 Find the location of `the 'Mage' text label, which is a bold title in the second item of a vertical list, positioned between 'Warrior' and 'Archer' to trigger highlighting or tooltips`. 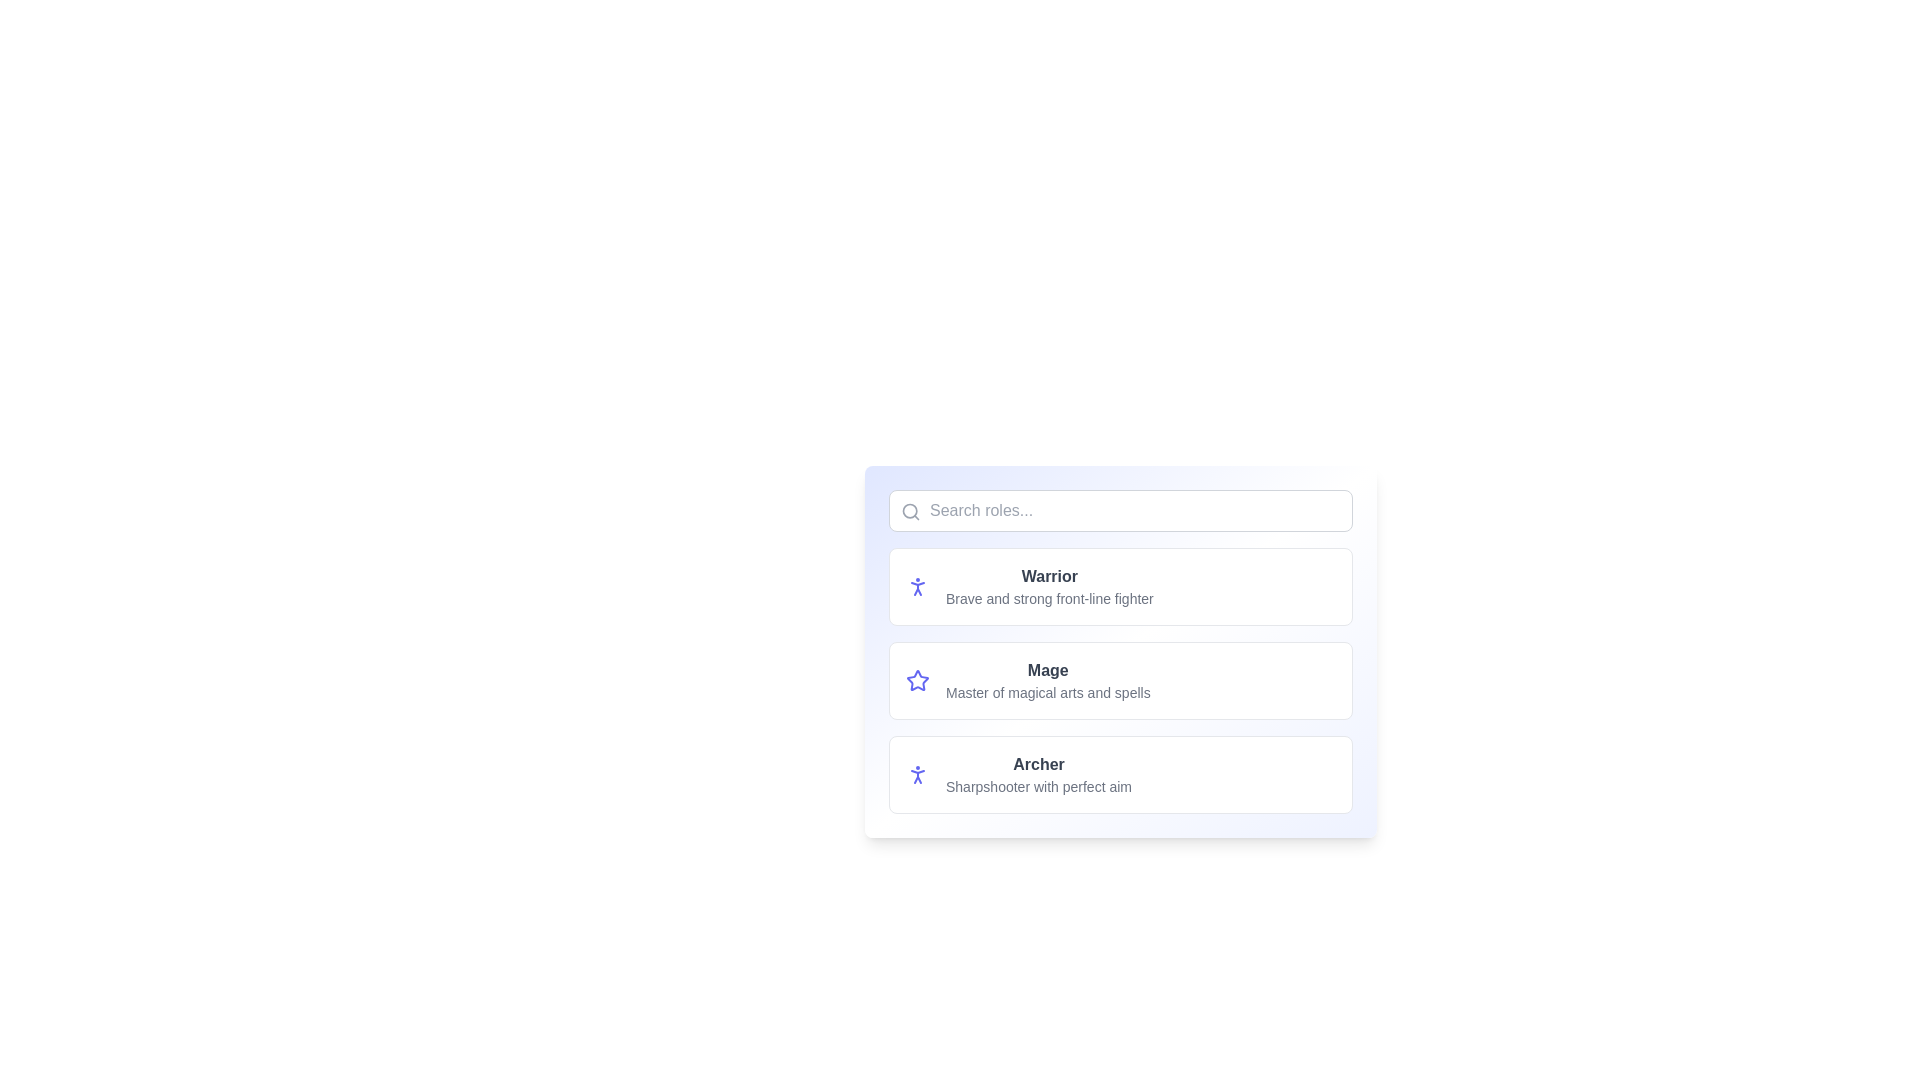

the 'Mage' text label, which is a bold title in the second item of a vertical list, positioned between 'Warrior' and 'Archer' to trigger highlighting or tooltips is located at coordinates (1047, 671).